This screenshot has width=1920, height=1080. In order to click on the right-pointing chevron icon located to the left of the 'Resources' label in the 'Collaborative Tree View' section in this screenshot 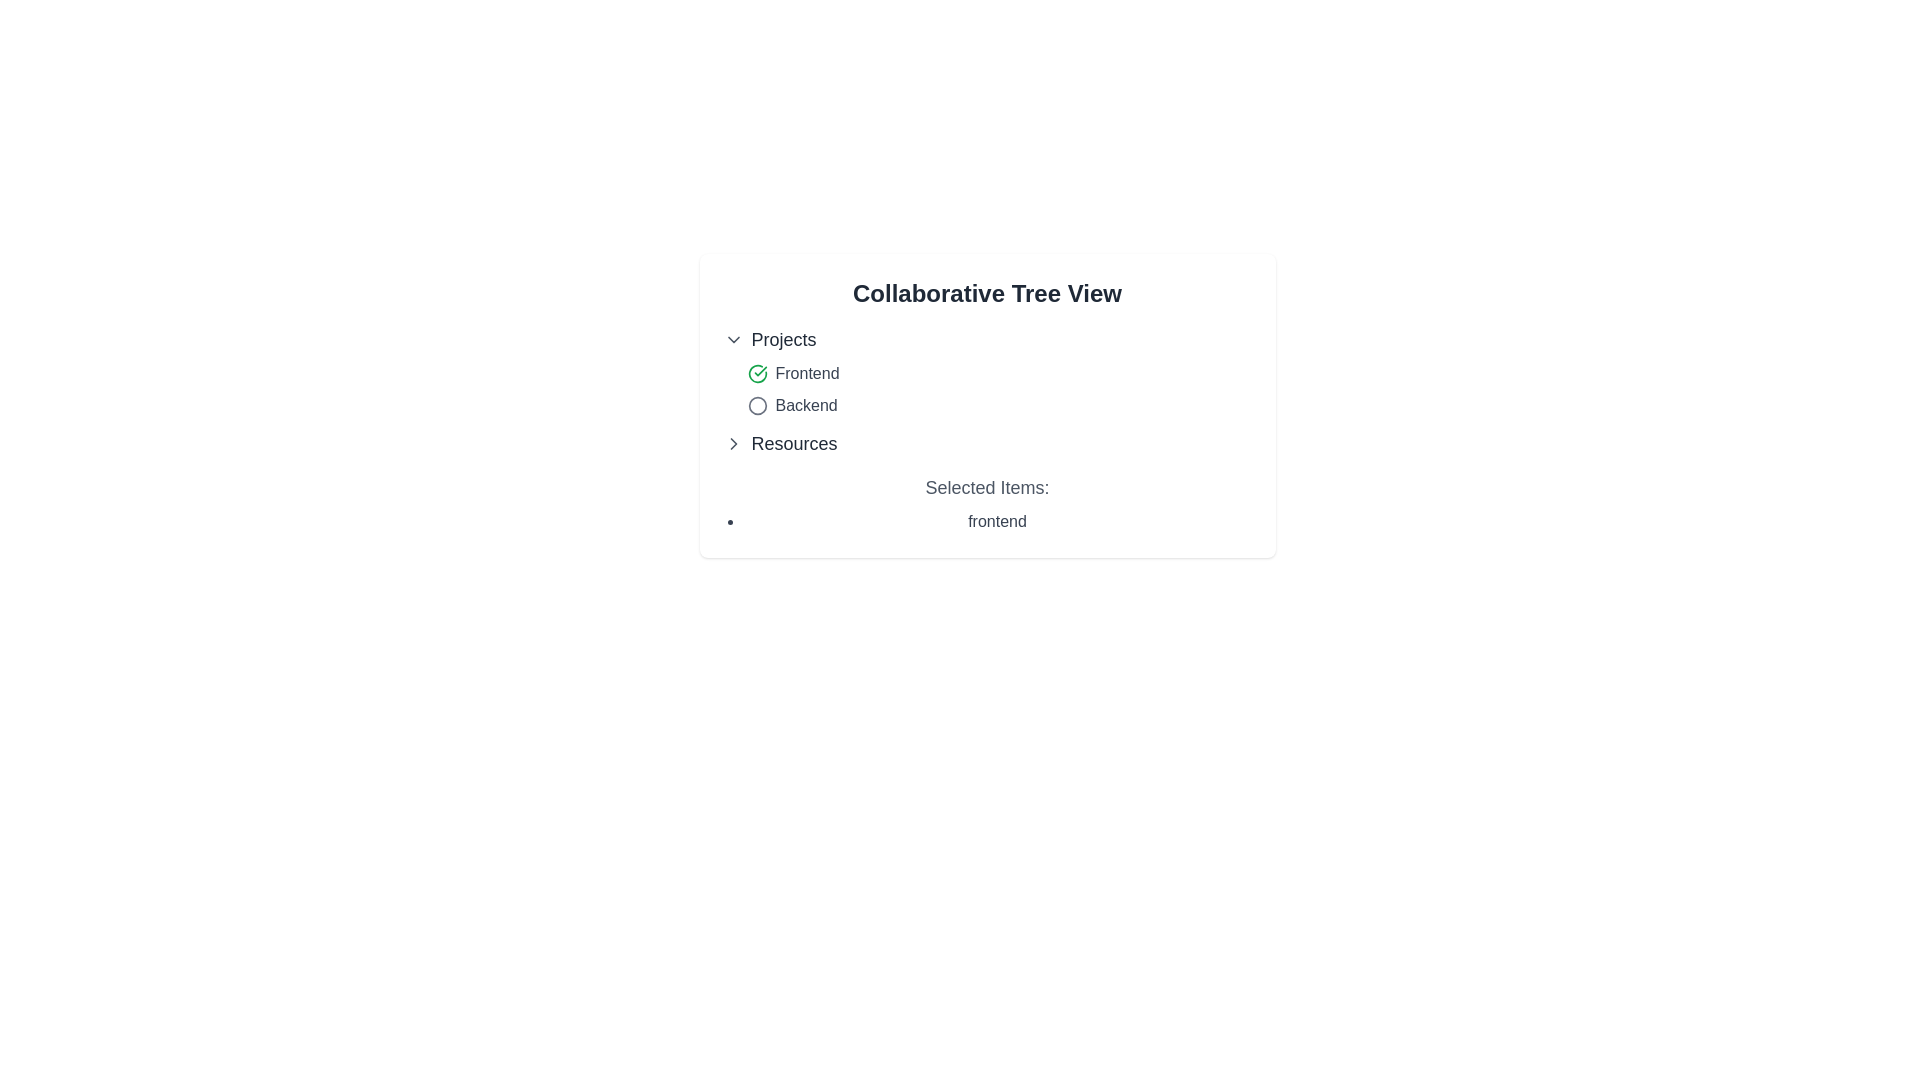, I will do `click(732, 442)`.